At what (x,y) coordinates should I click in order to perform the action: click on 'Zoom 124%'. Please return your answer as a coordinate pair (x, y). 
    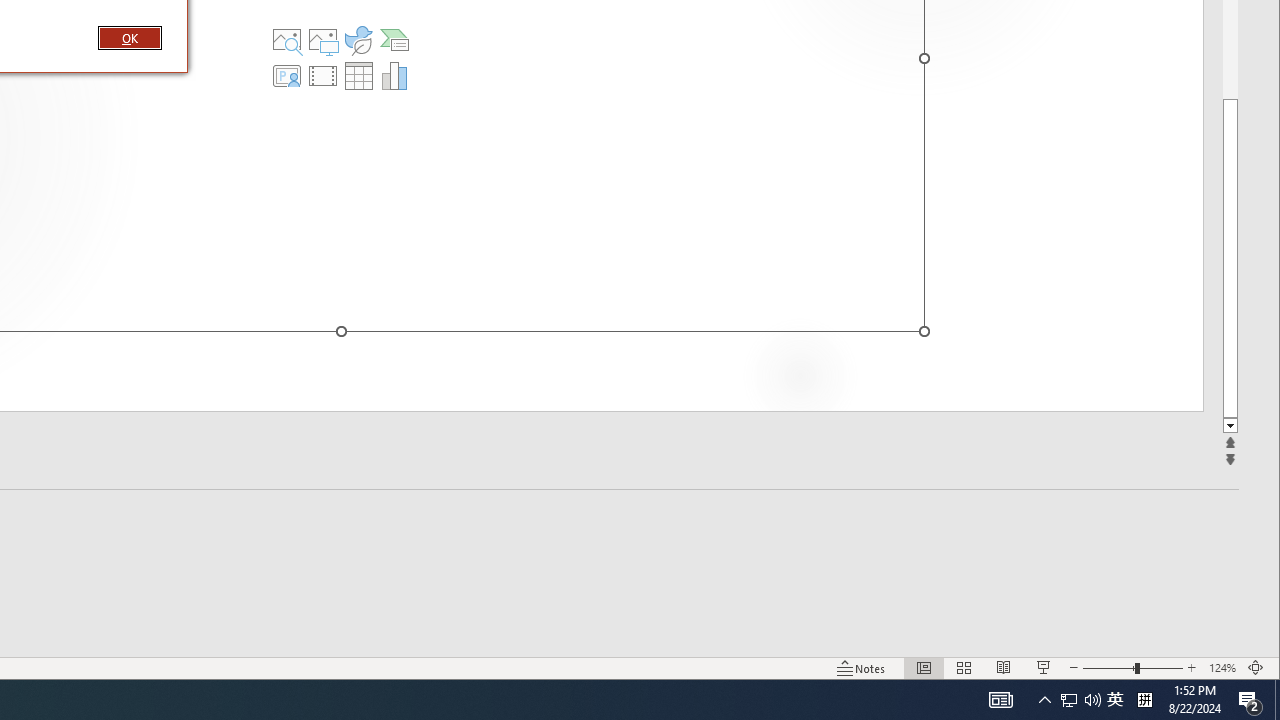
    Looking at the image, I should click on (1221, 668).